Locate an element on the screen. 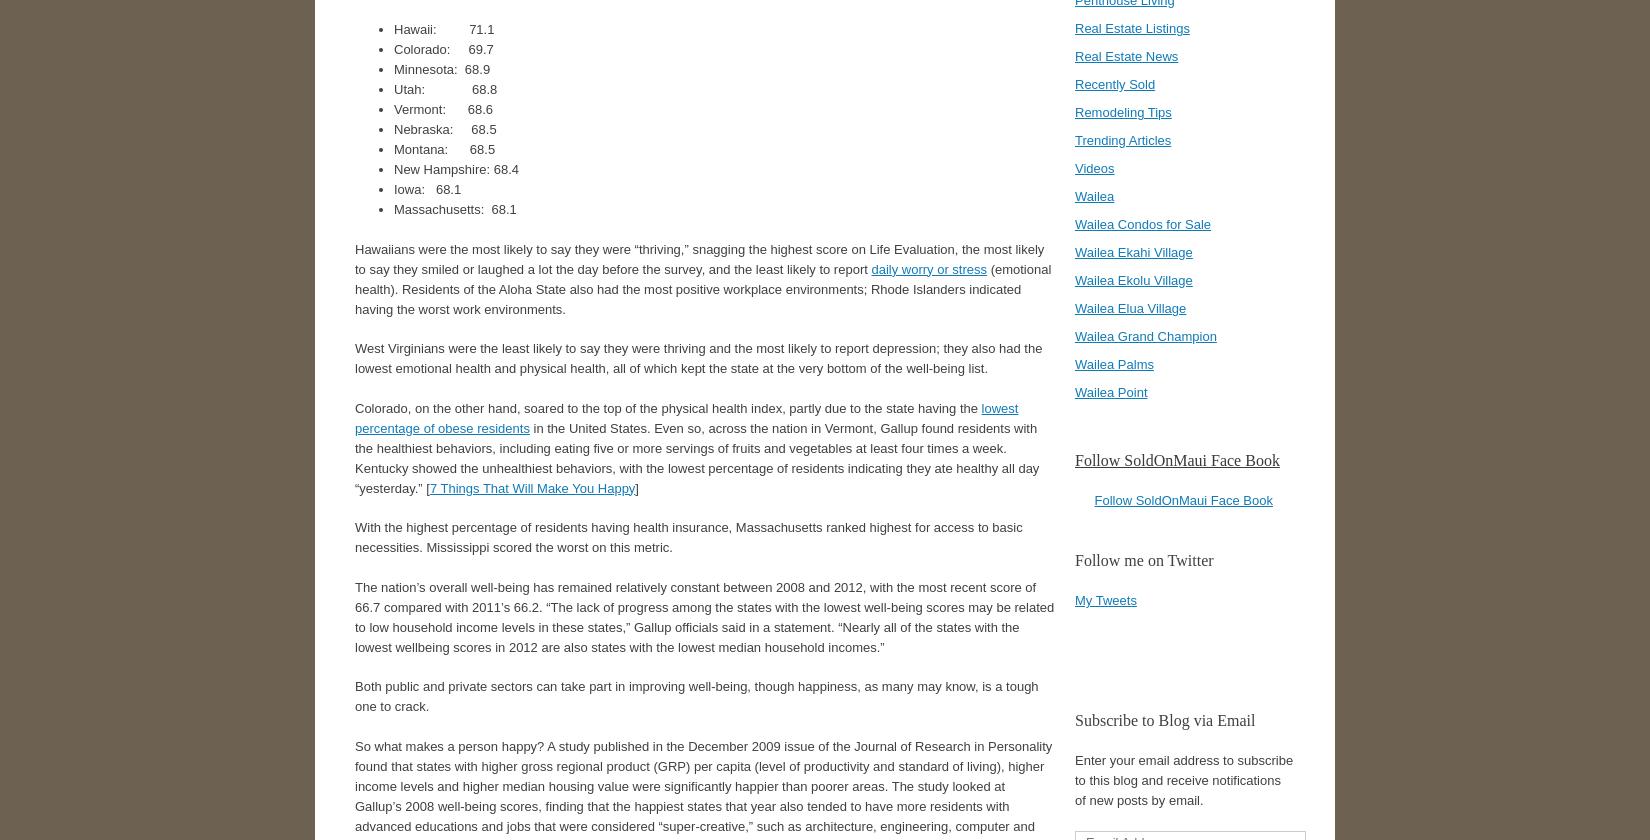 The height and width of the screenshot is (840, 1650). 'The nation’s overall well-being has remained relatively constant between 2008 and 2012, with the most recent score of 66.7 compared with 2011’s 66.2. “The lack of progress among the states with the lowest well-being scores may be related to low household income levels in these states,” Gallup officials said in a statement. “Nearly all of the states with the lowest wellbeing scores in 2012 are also states with the lowest median household incomes.”' is located at coordinates (703, 616).